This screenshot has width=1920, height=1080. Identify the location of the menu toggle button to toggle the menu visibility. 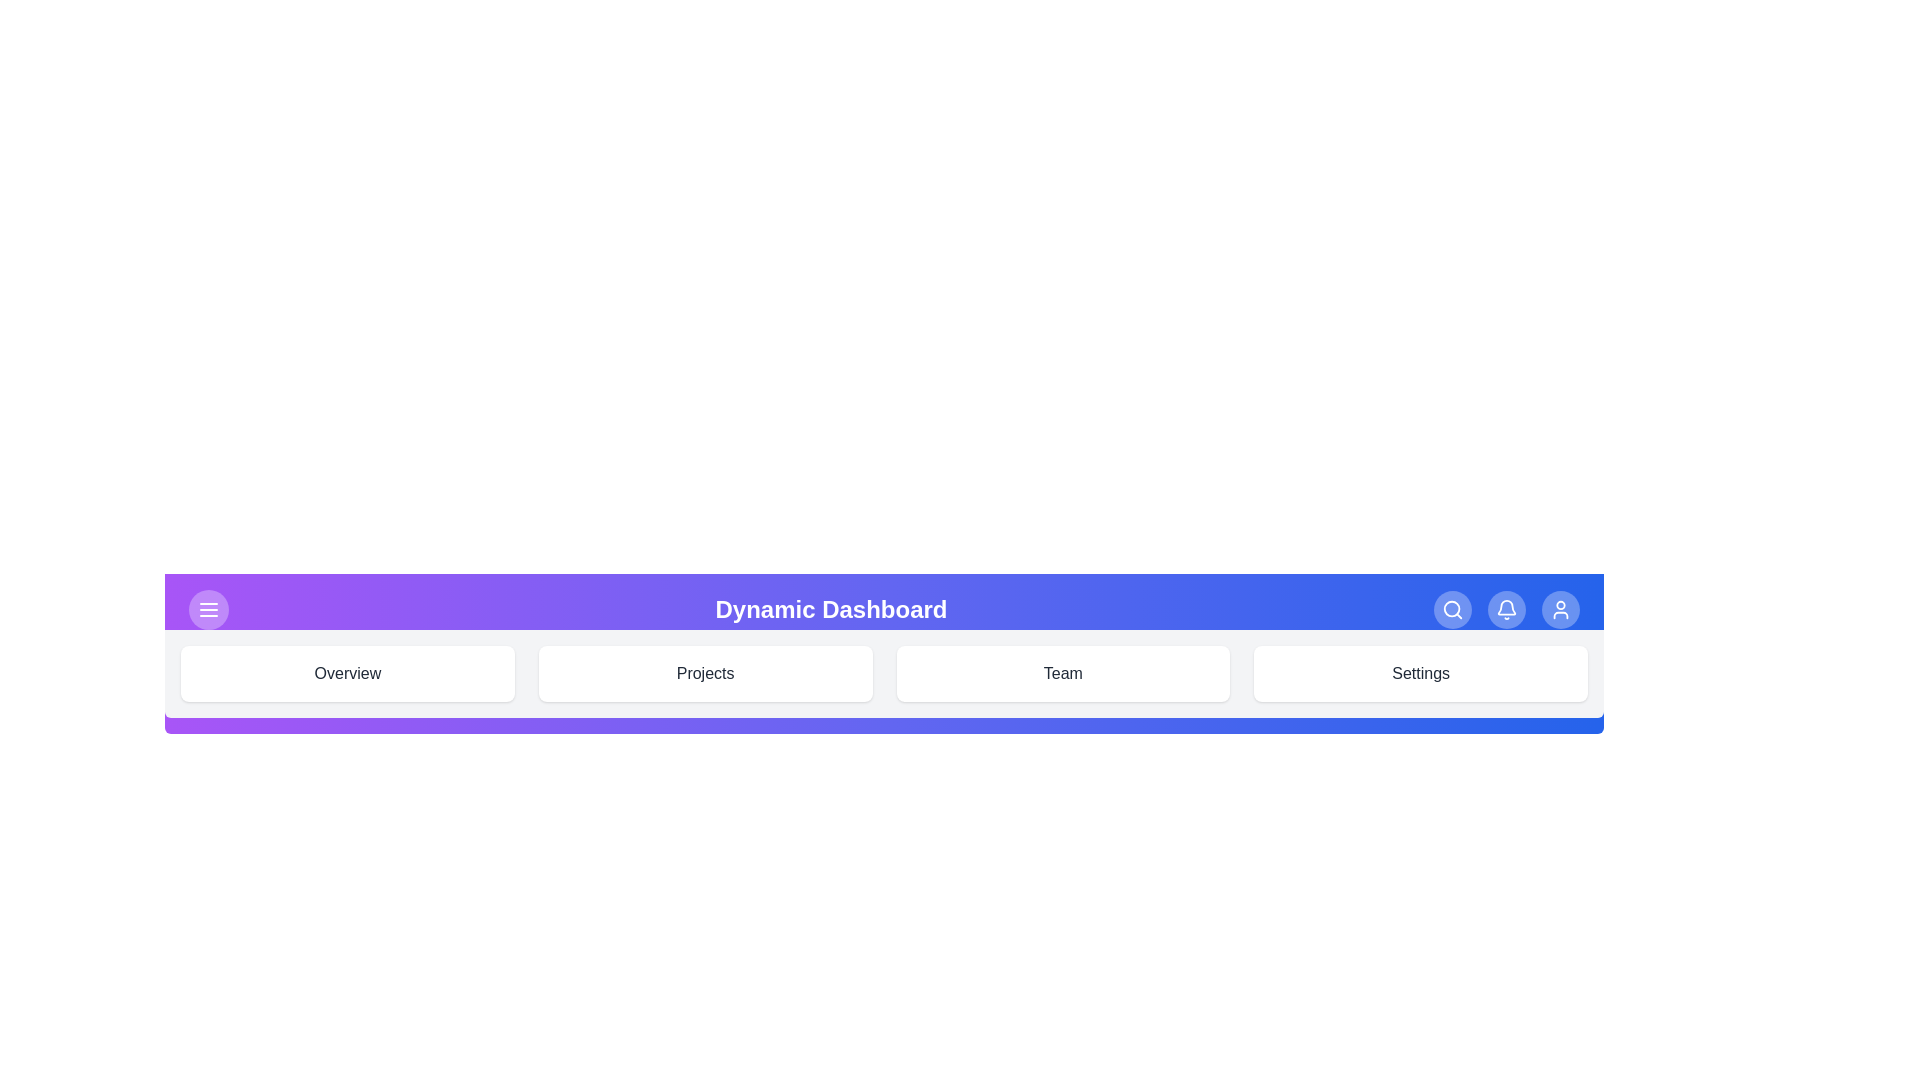
(209, 608).